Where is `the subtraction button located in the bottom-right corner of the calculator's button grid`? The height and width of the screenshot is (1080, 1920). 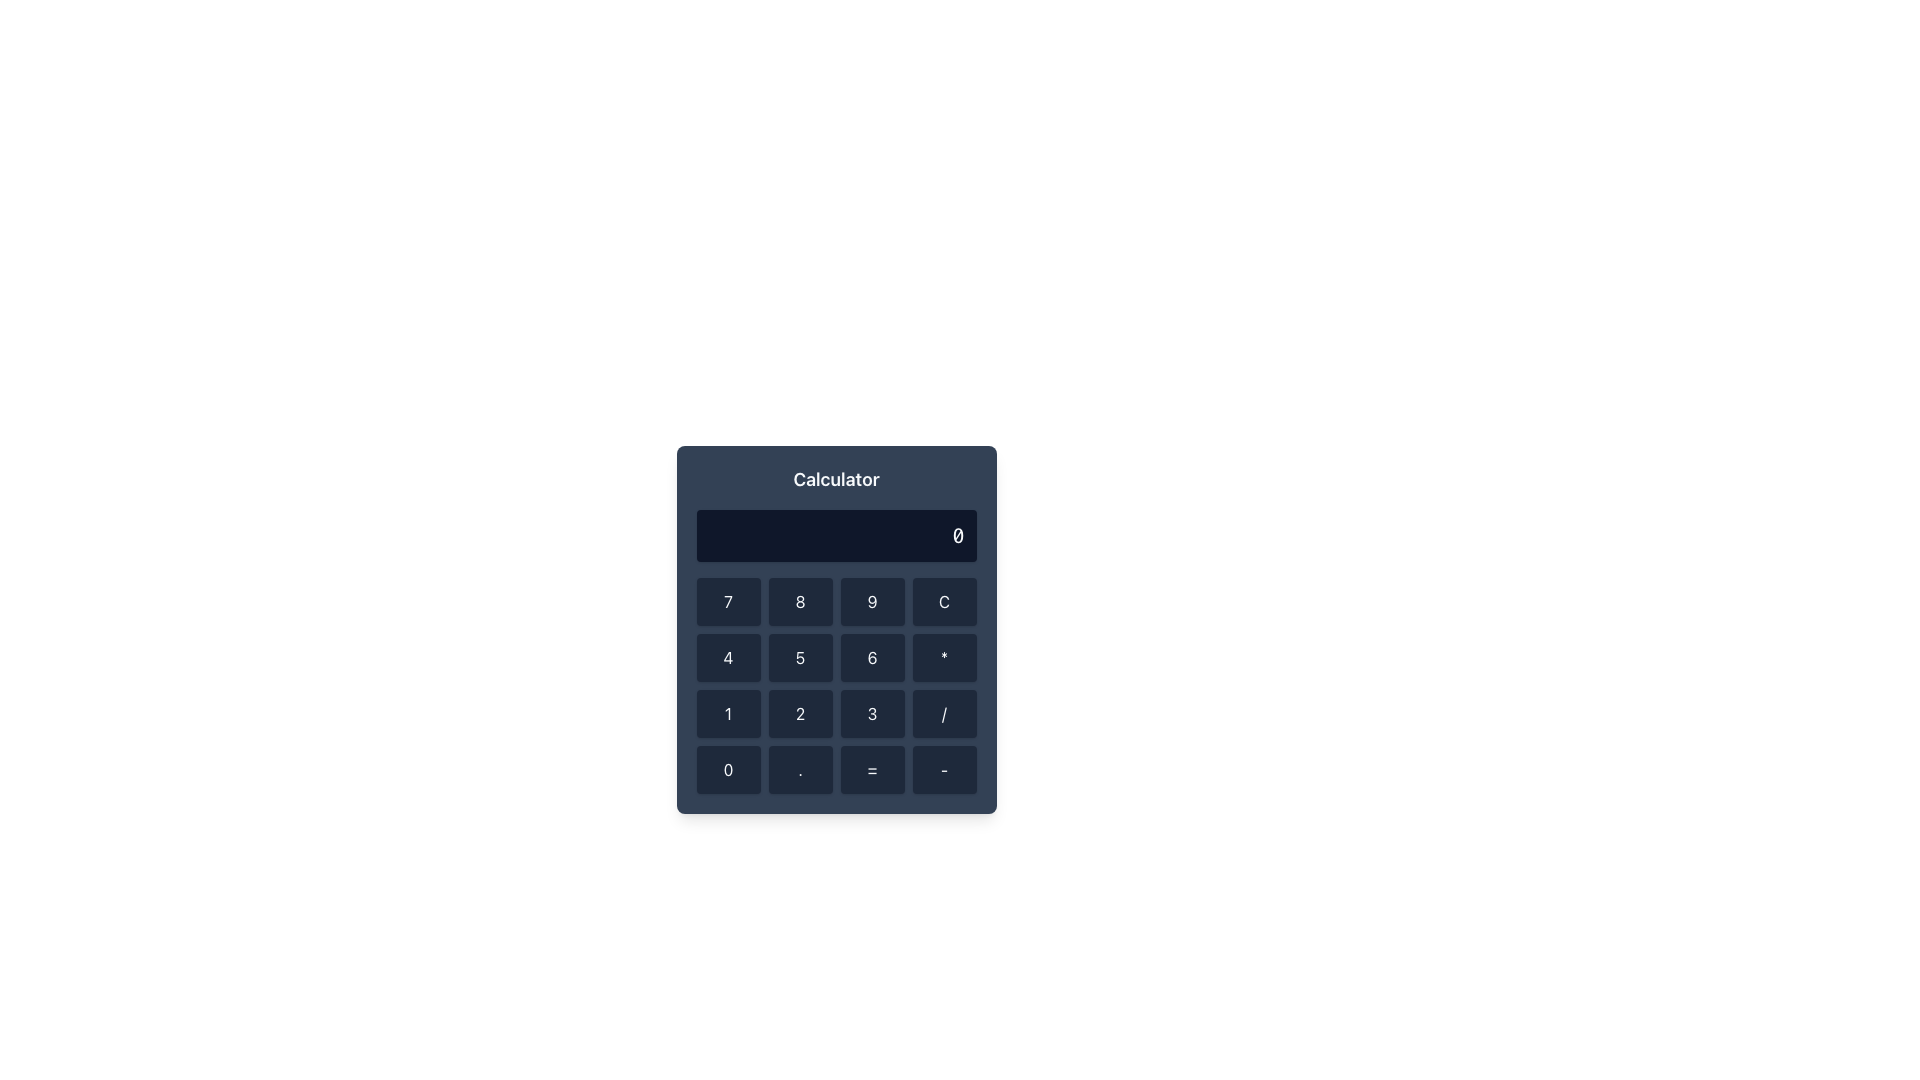
the subtraction button located in the bottom-right corner of the calculator's button grid is located at coordinates (943, 769).